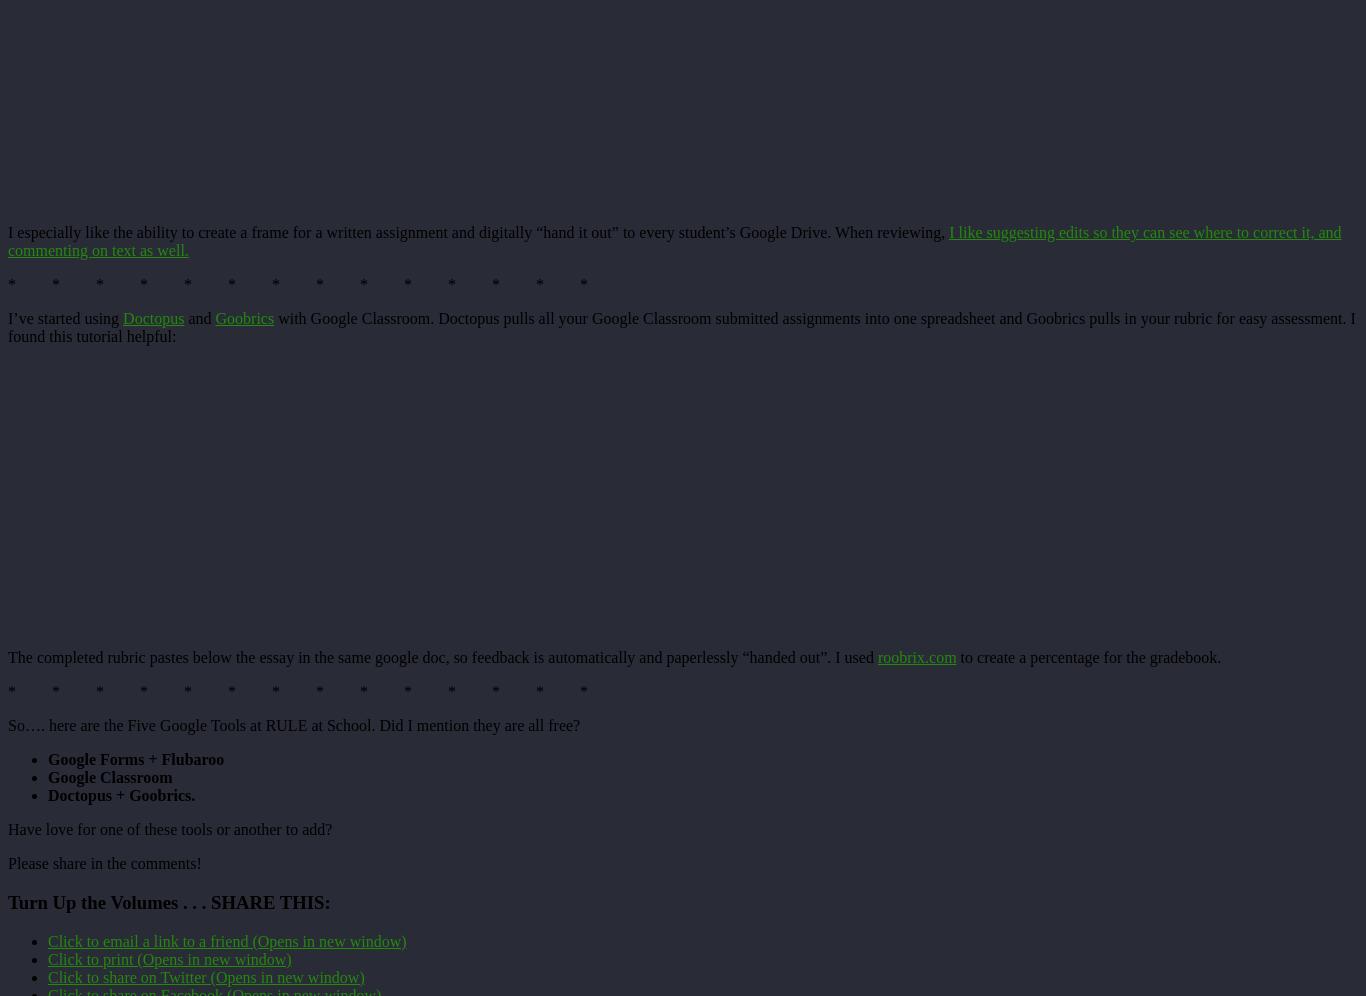  I want to click on 'Turn Up the Volumes . . . SHARE THIS:', so click(8, 900).